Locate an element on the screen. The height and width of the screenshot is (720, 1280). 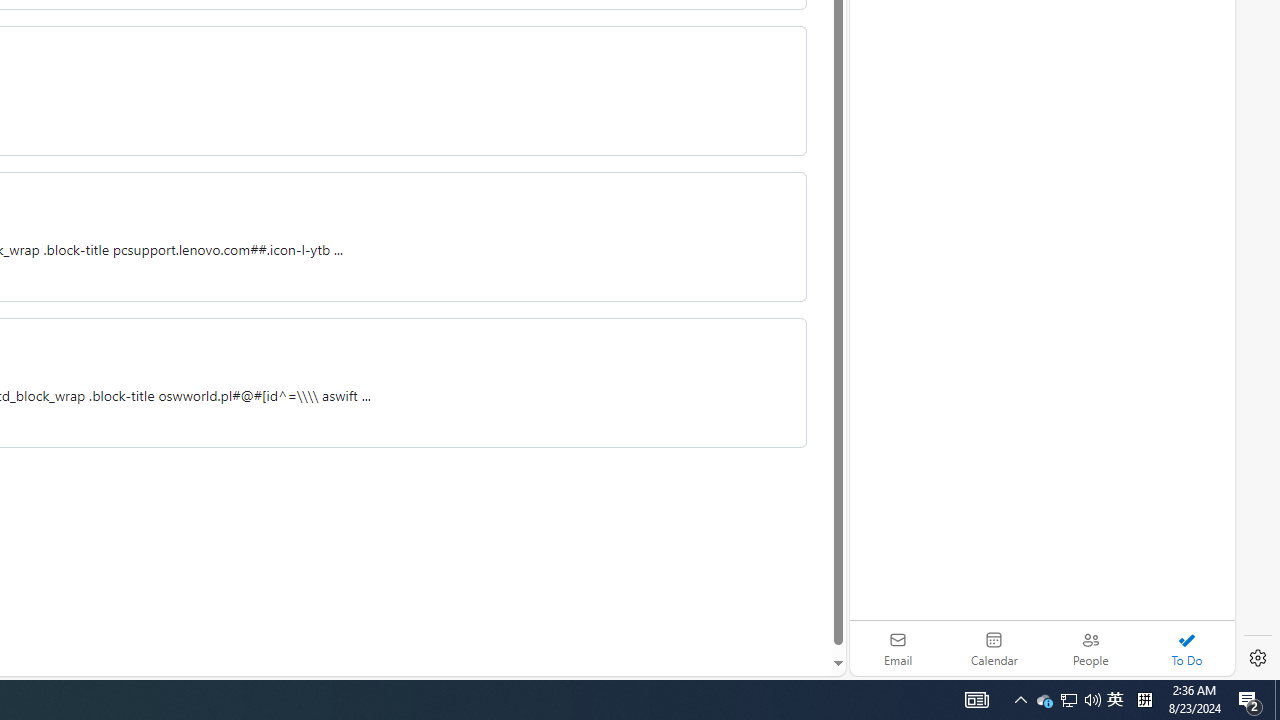
'Email' is located at coordinates (897, 648).